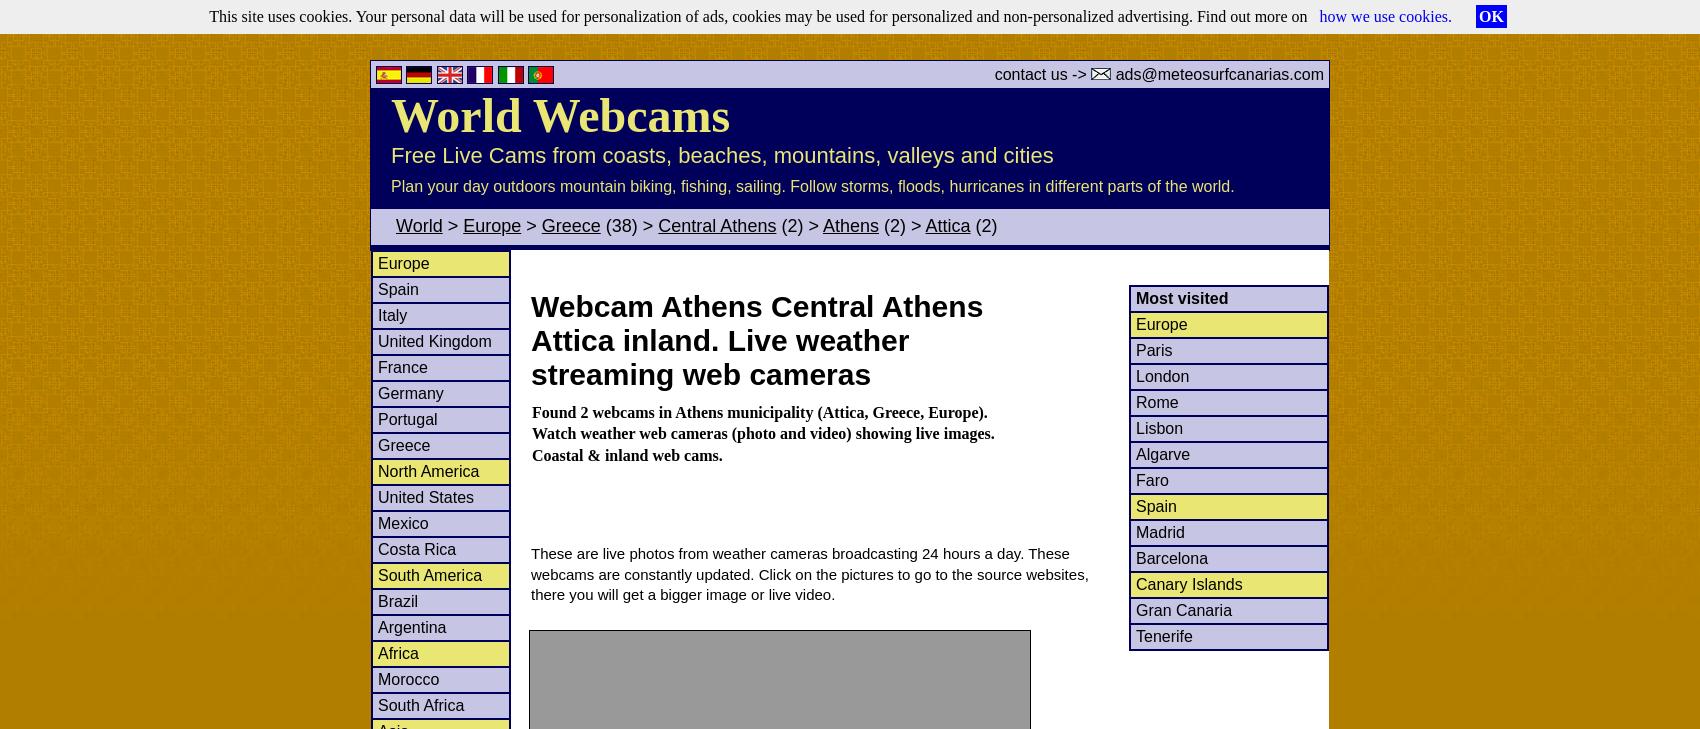 The width and height of the screenshot is (1700, 729). What do you see at coordinates (1151, 479) in the screenshot?
I see `'Faro'` at bounding box center [1151, 479].